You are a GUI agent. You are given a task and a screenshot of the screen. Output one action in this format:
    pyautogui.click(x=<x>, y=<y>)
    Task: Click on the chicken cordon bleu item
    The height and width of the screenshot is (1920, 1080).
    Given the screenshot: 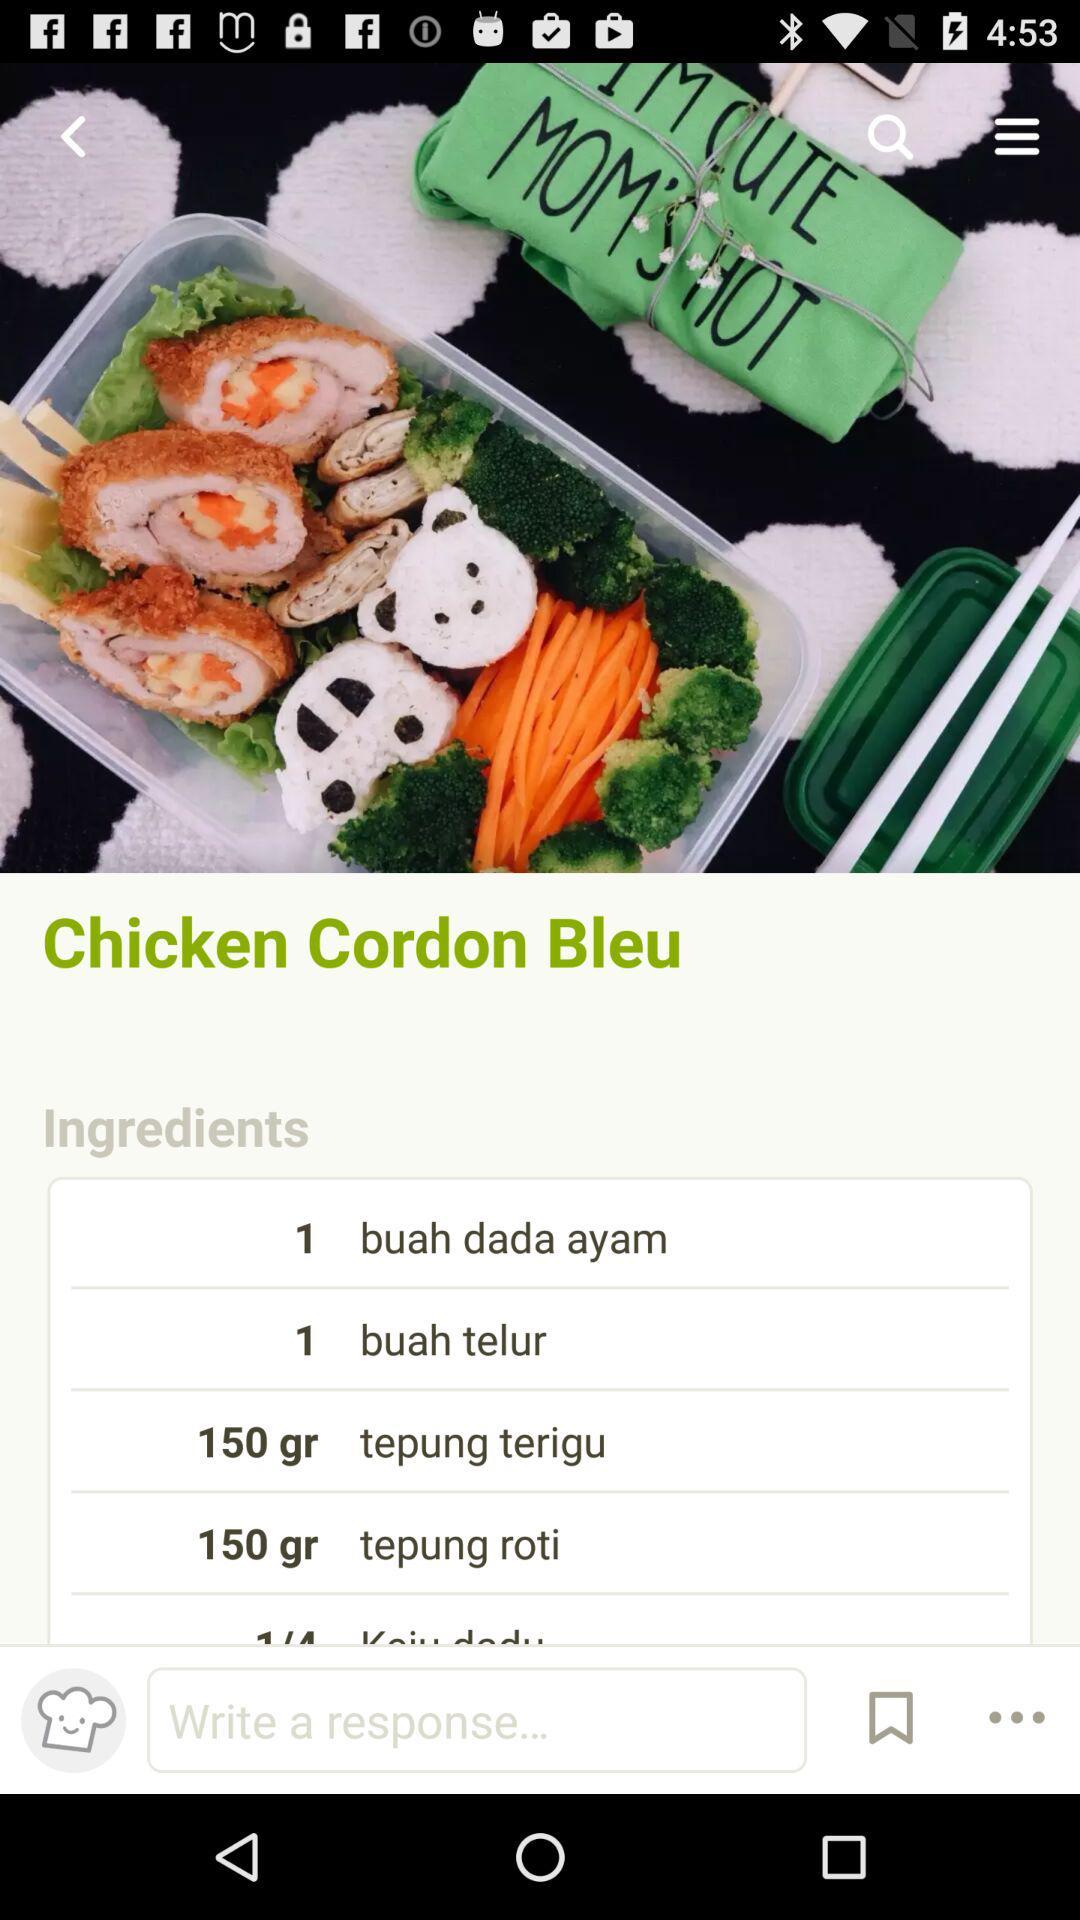 What is the action you would take?
    pyautogui.click(x=540, y=939)
    